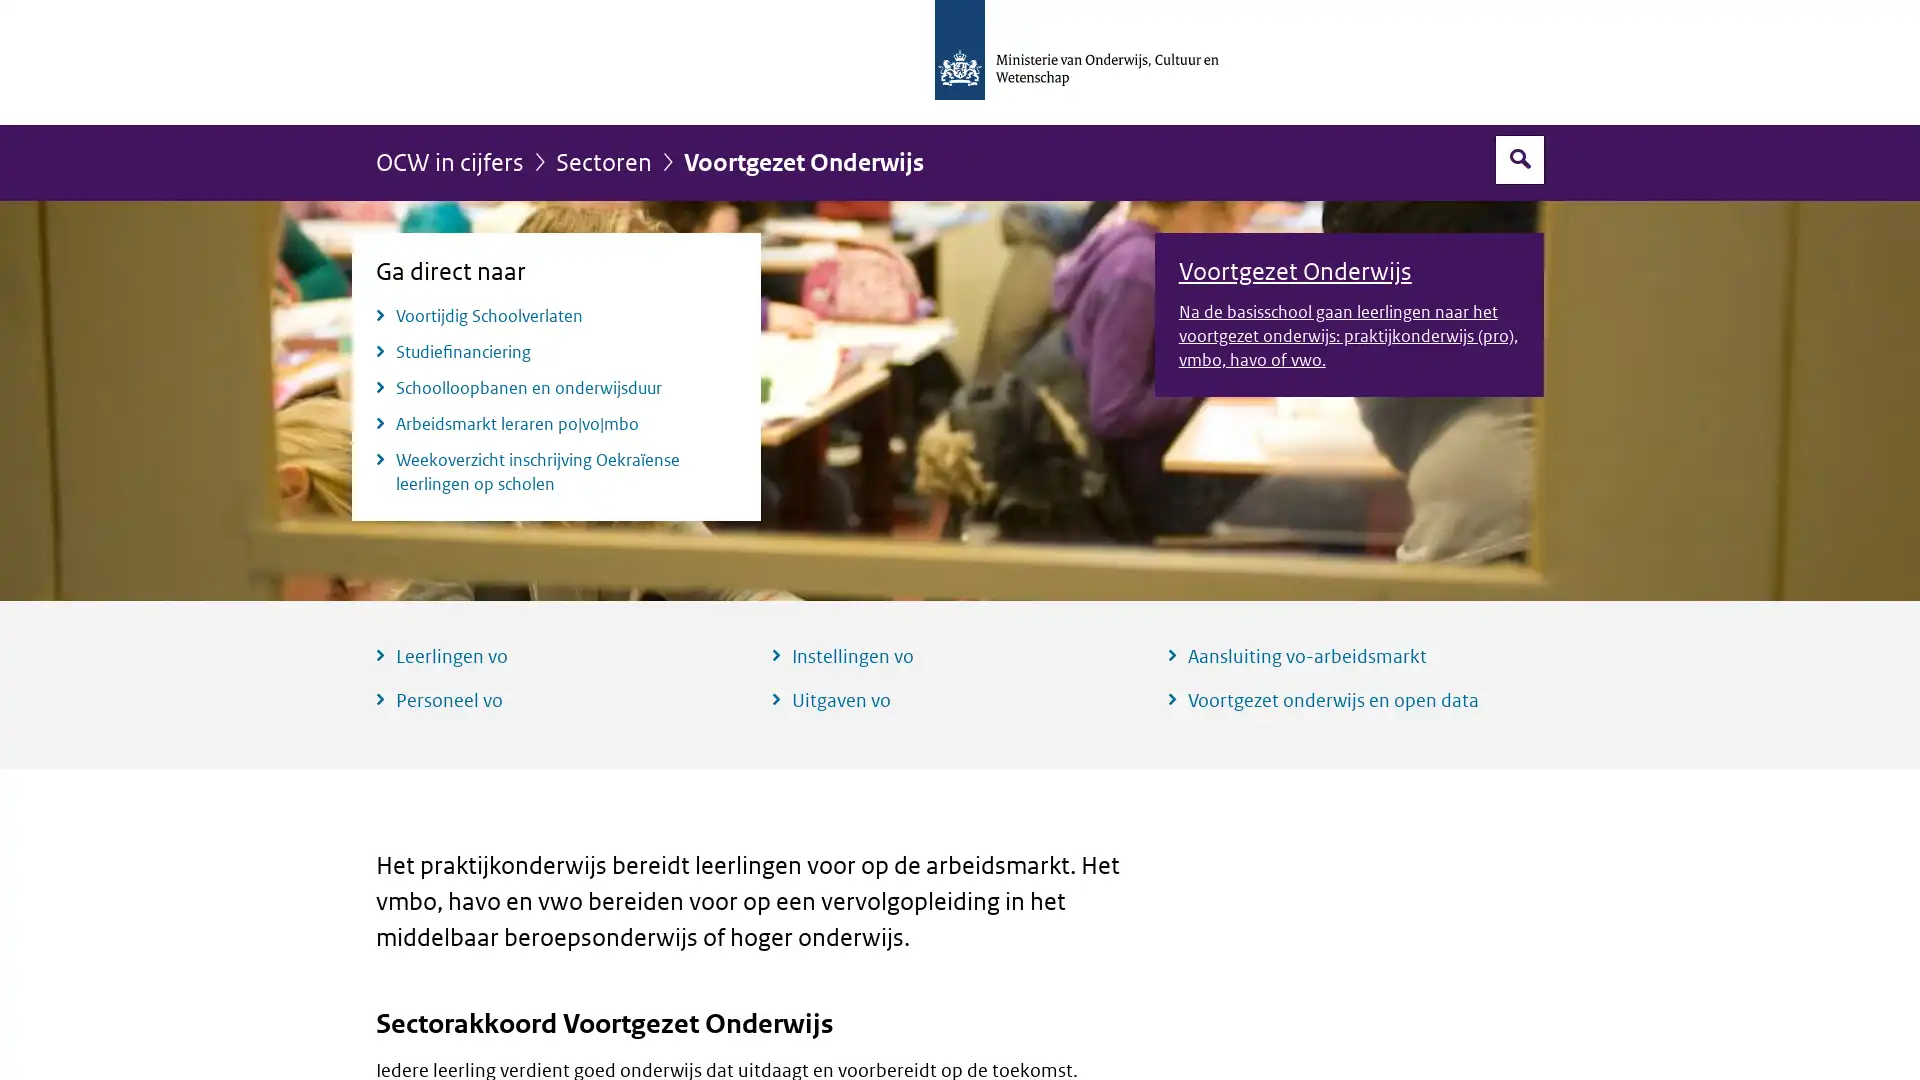 This screenshot has width=1920, height=1080. I want to click on Open zoekveld, so click(1520, 158).